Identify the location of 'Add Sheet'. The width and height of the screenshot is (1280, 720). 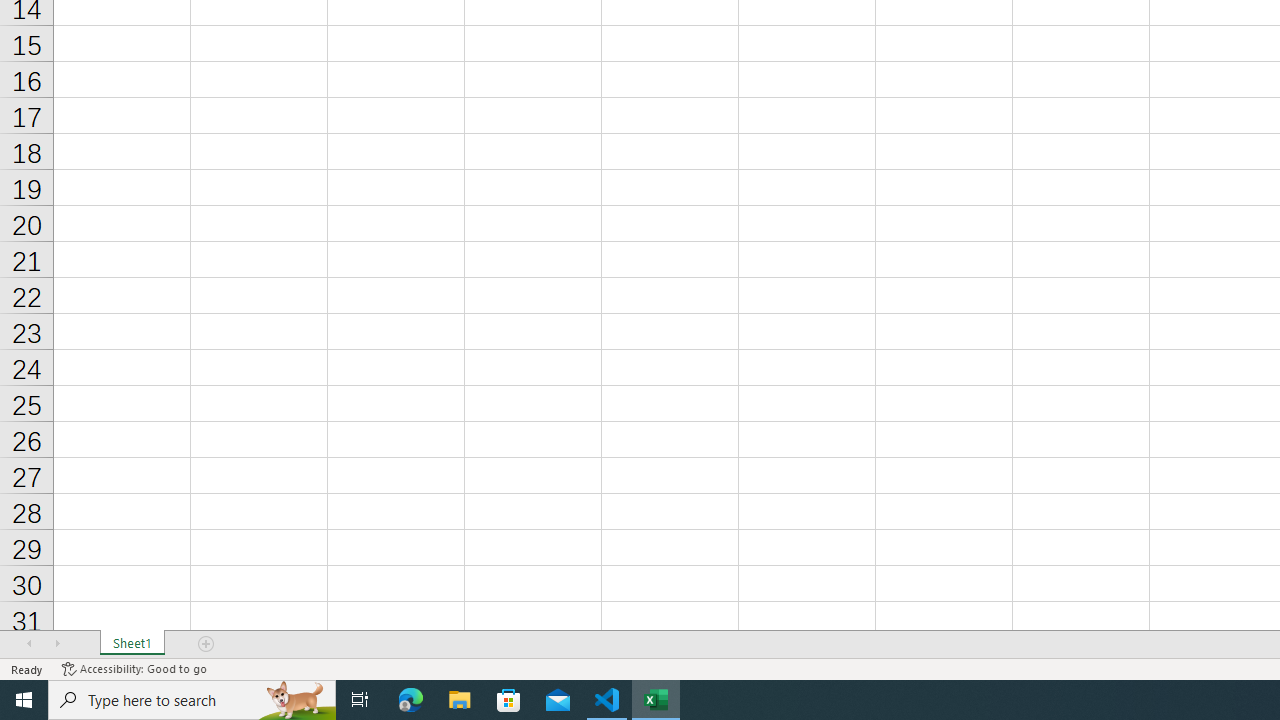
(207, 644).